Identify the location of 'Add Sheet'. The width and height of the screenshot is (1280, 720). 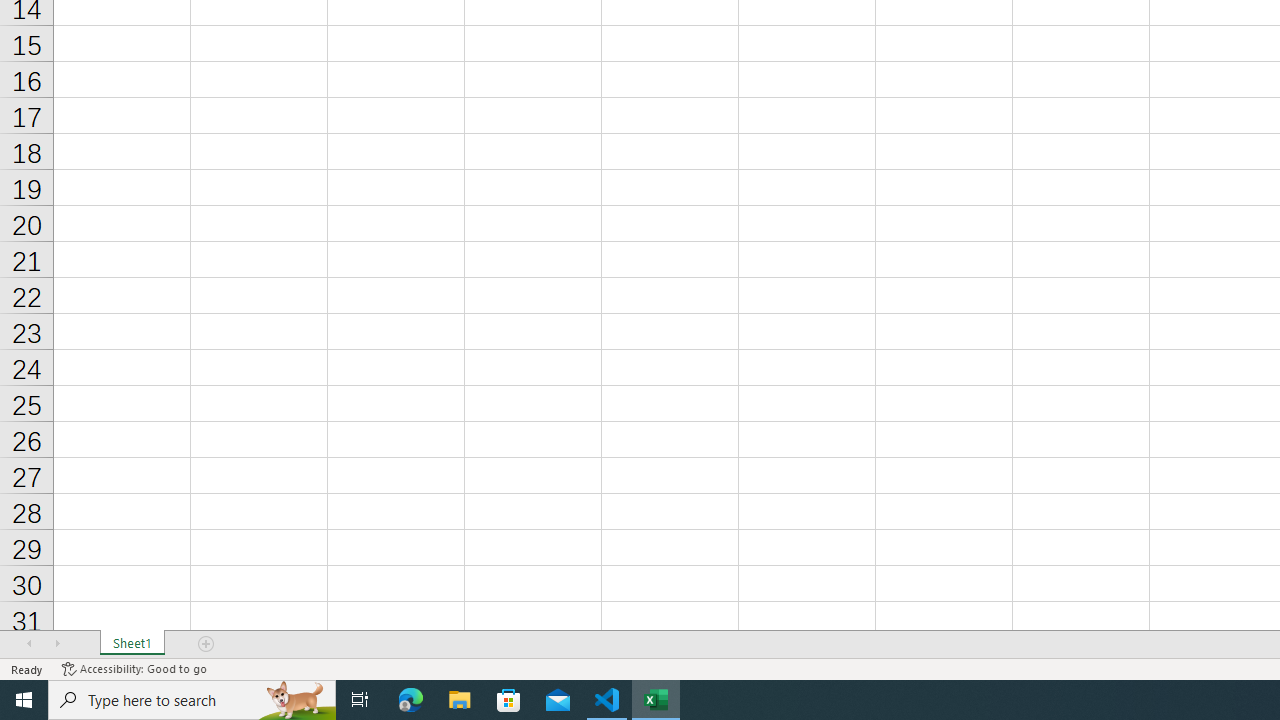
(207, 644).